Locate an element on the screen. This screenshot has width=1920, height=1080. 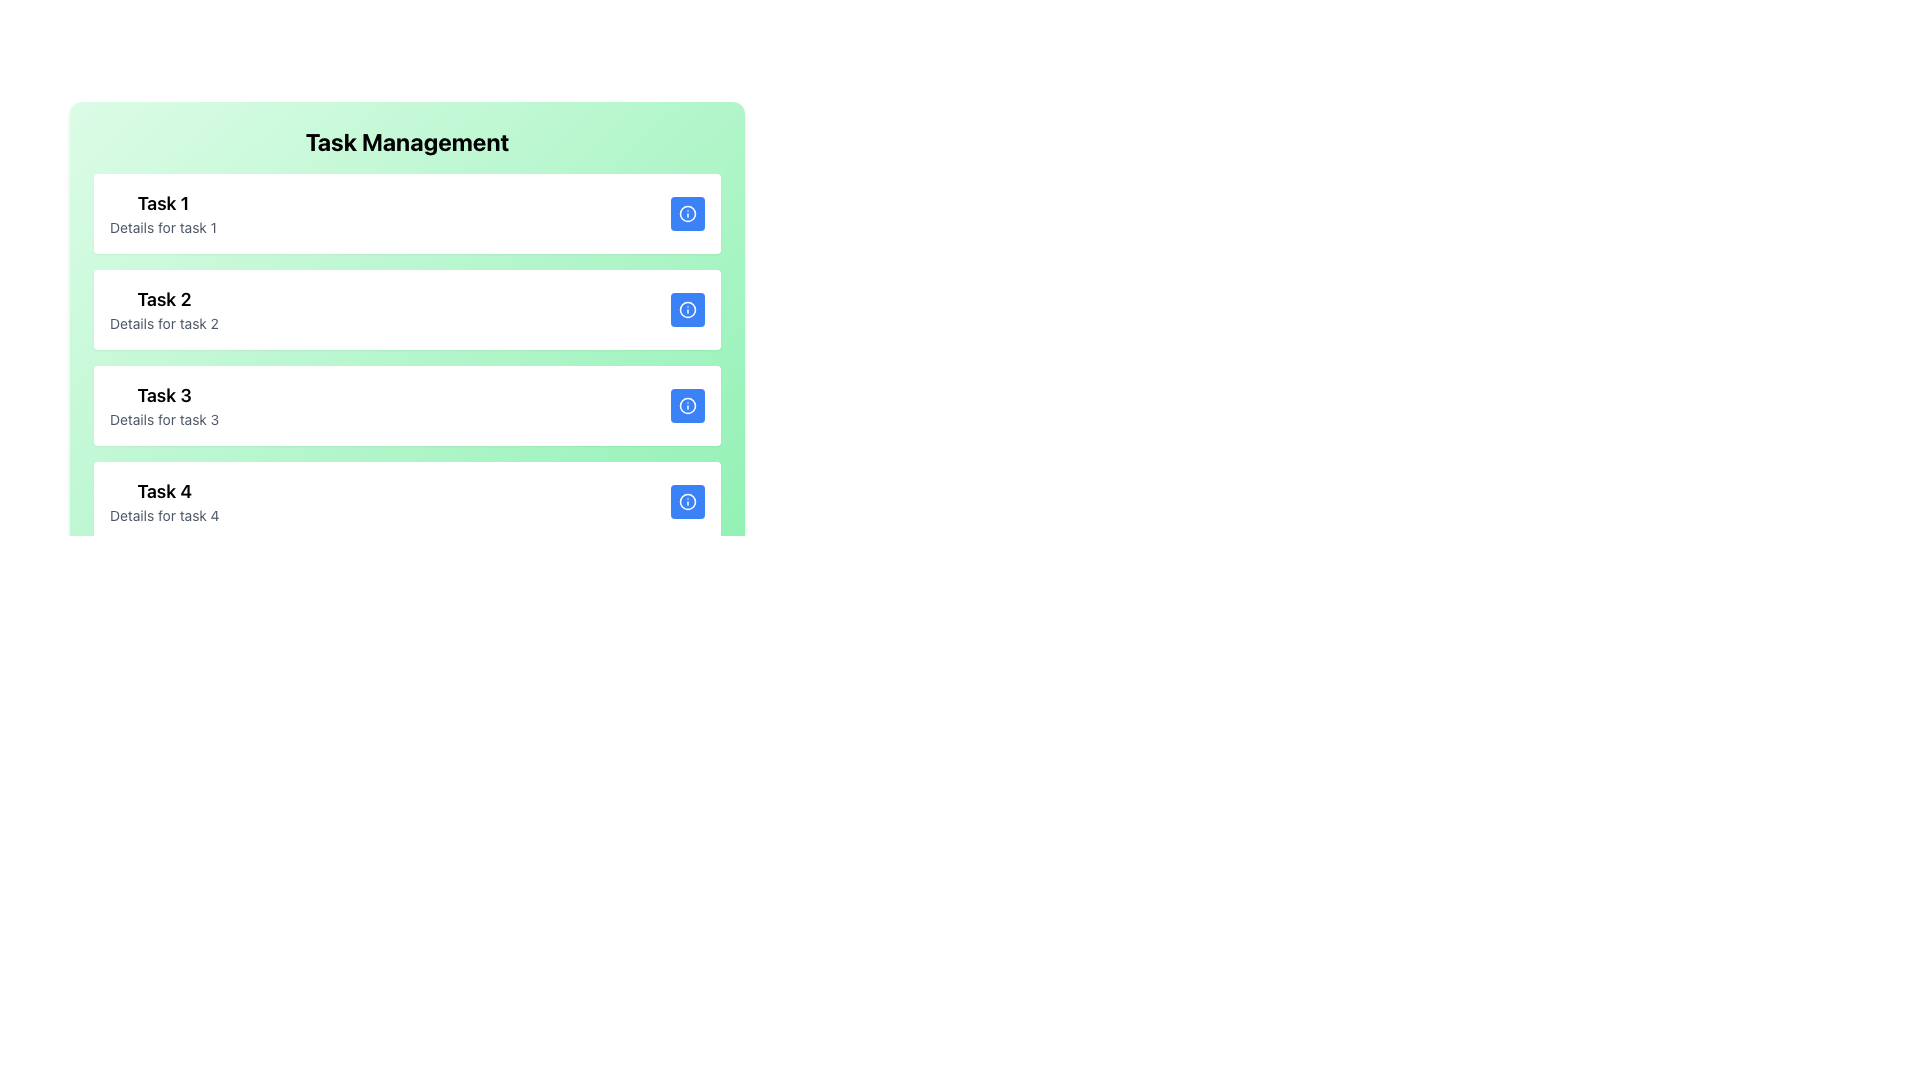
text label 'Task 4' which is bold and larger in font size, located at the top of the fourth task item in a vertically stacked task list interface is located at coordinates (164, 492).